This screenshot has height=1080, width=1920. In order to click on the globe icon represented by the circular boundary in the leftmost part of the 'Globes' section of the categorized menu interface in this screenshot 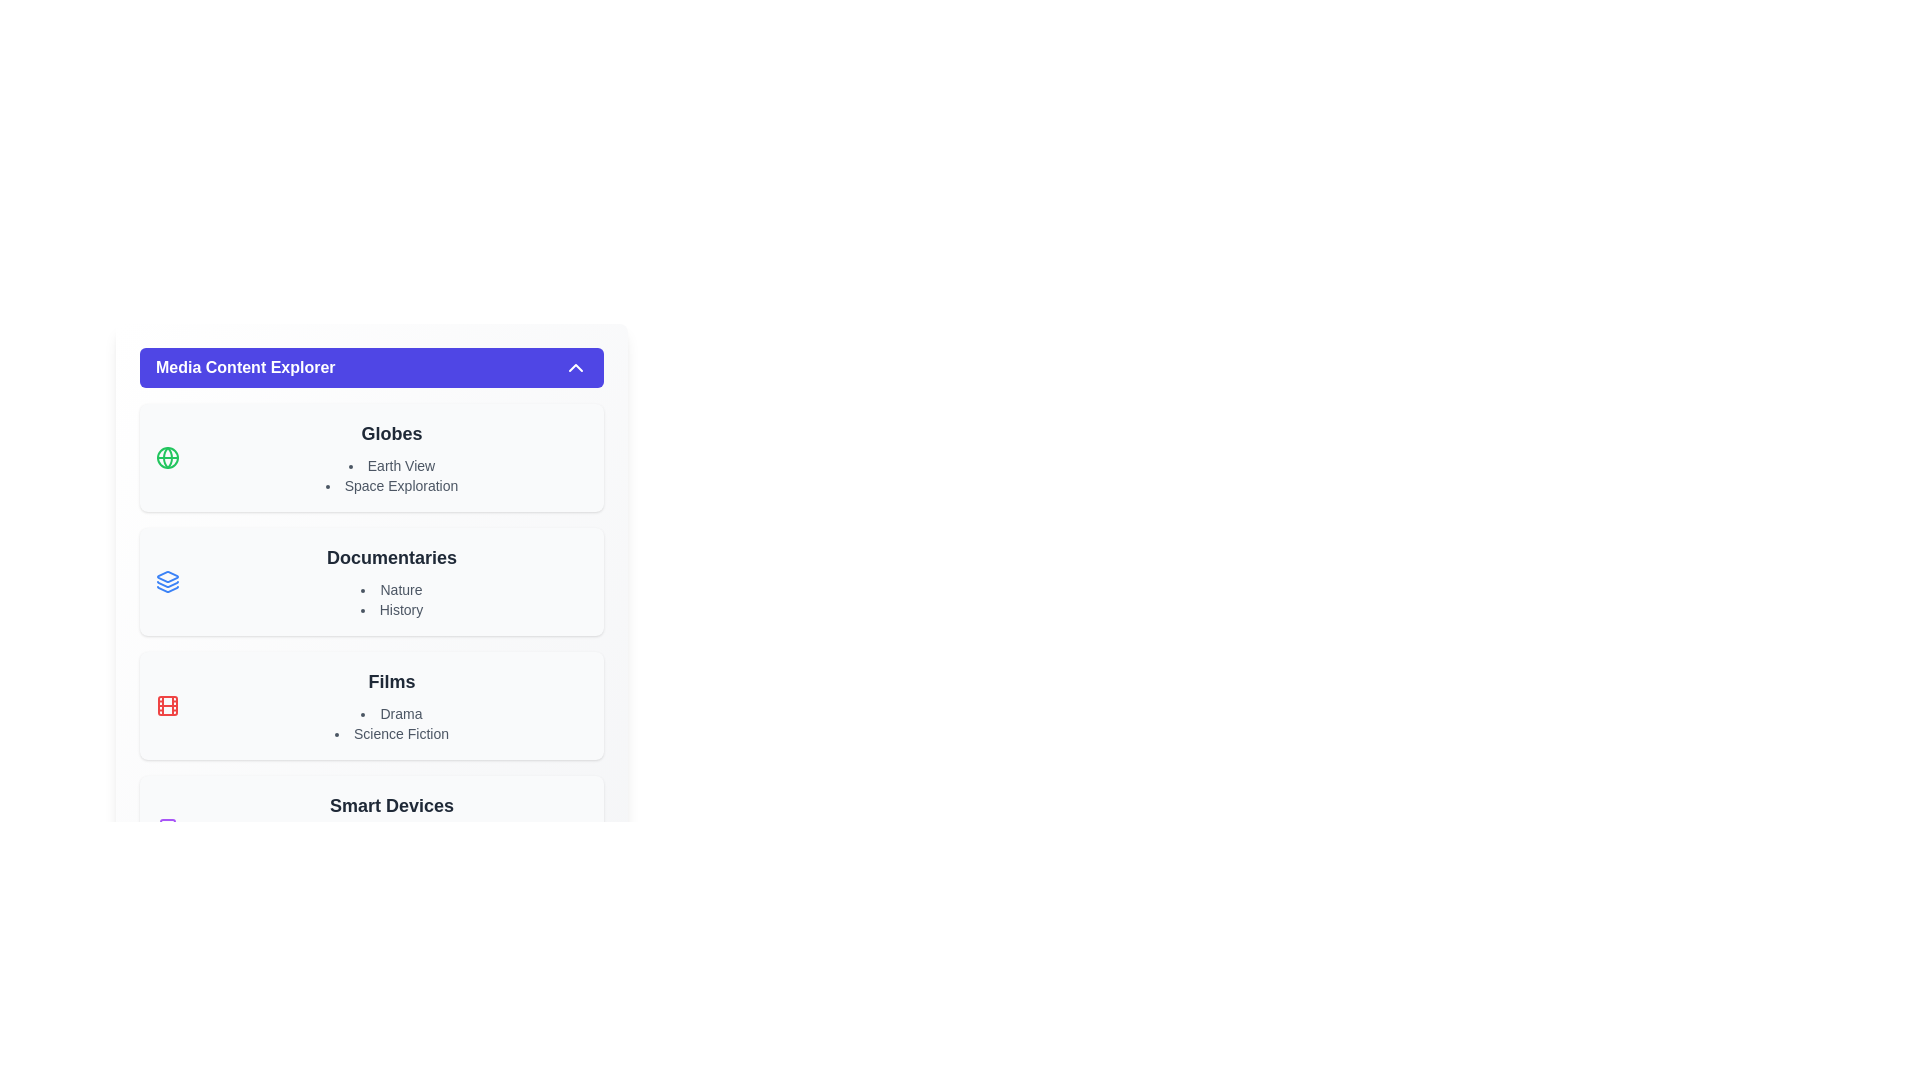, I will do `click(168, 458)`.